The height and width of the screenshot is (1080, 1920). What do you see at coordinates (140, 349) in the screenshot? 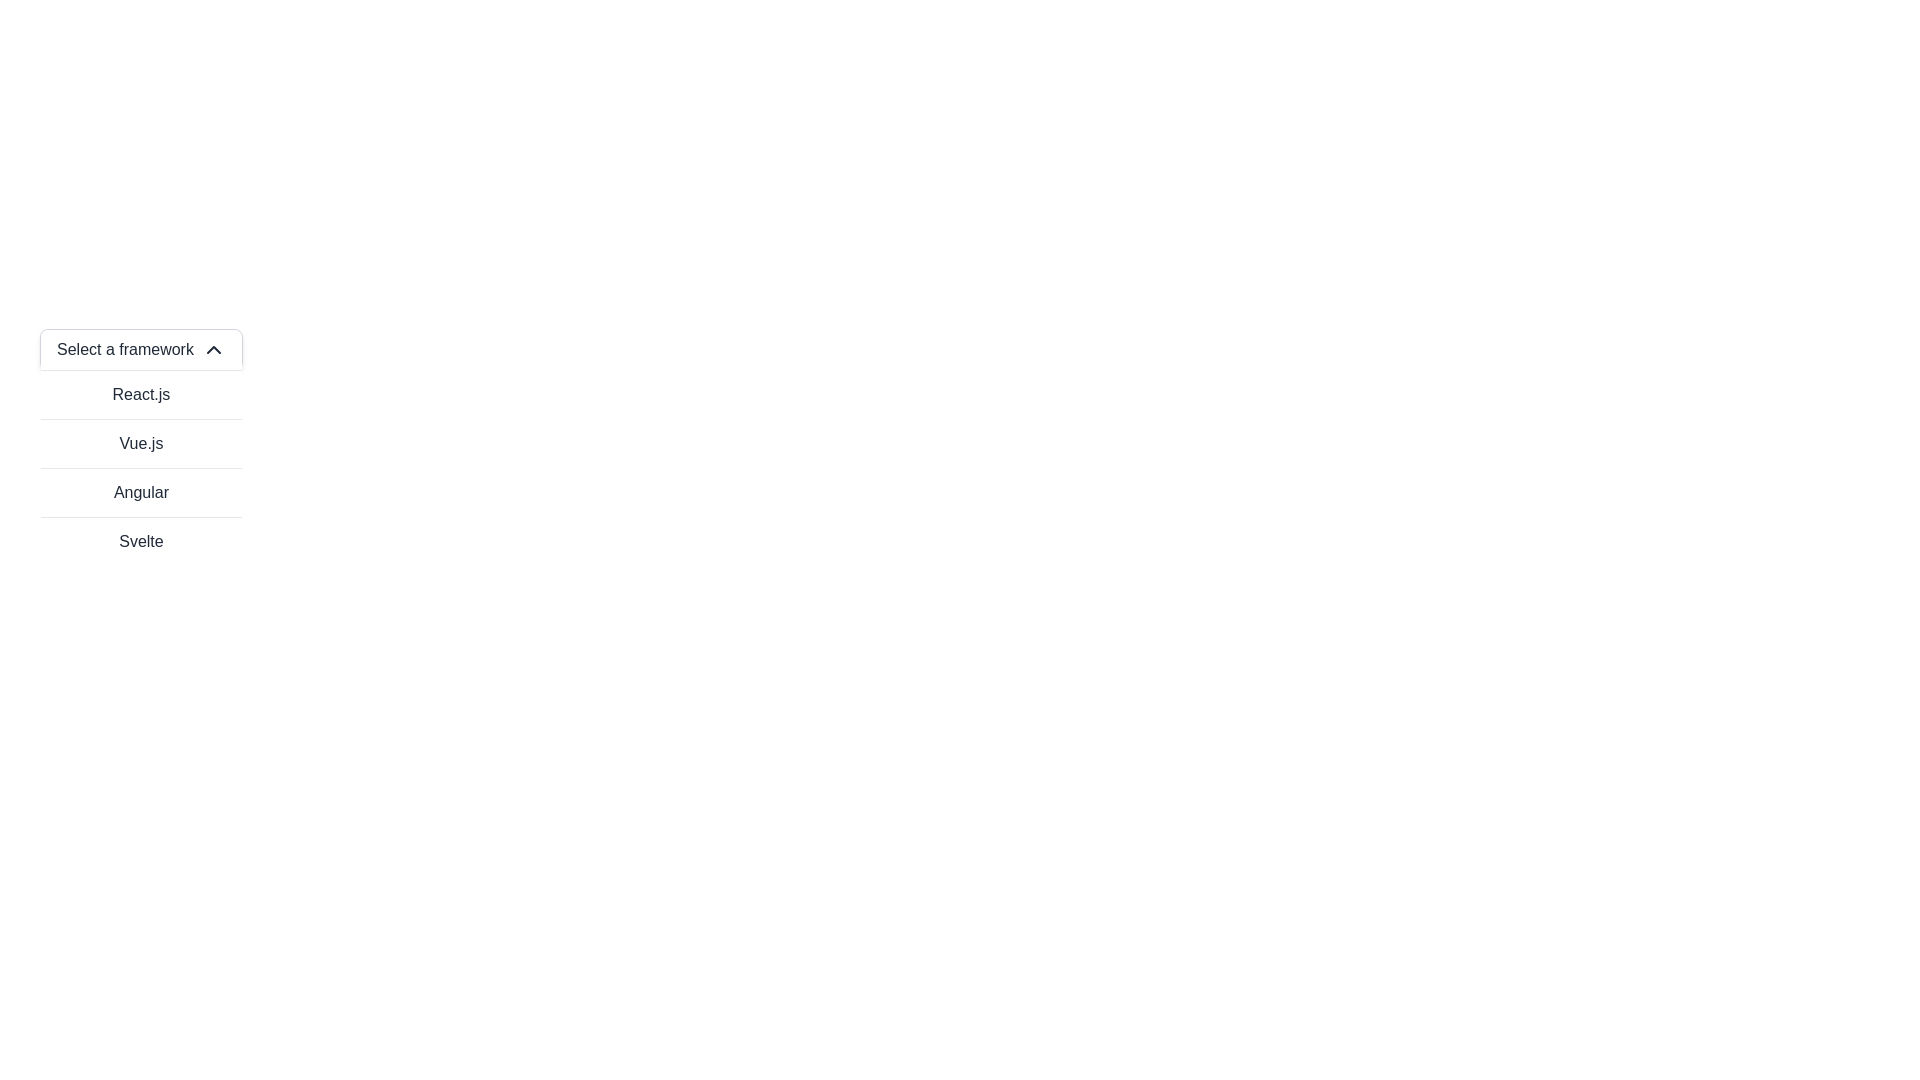
I see `the Dropdown Menu Trigger, which is a white rectangular box with the text 'Select a framework' and an upward-pointing chevron icon` at bounding box center [140, 349].